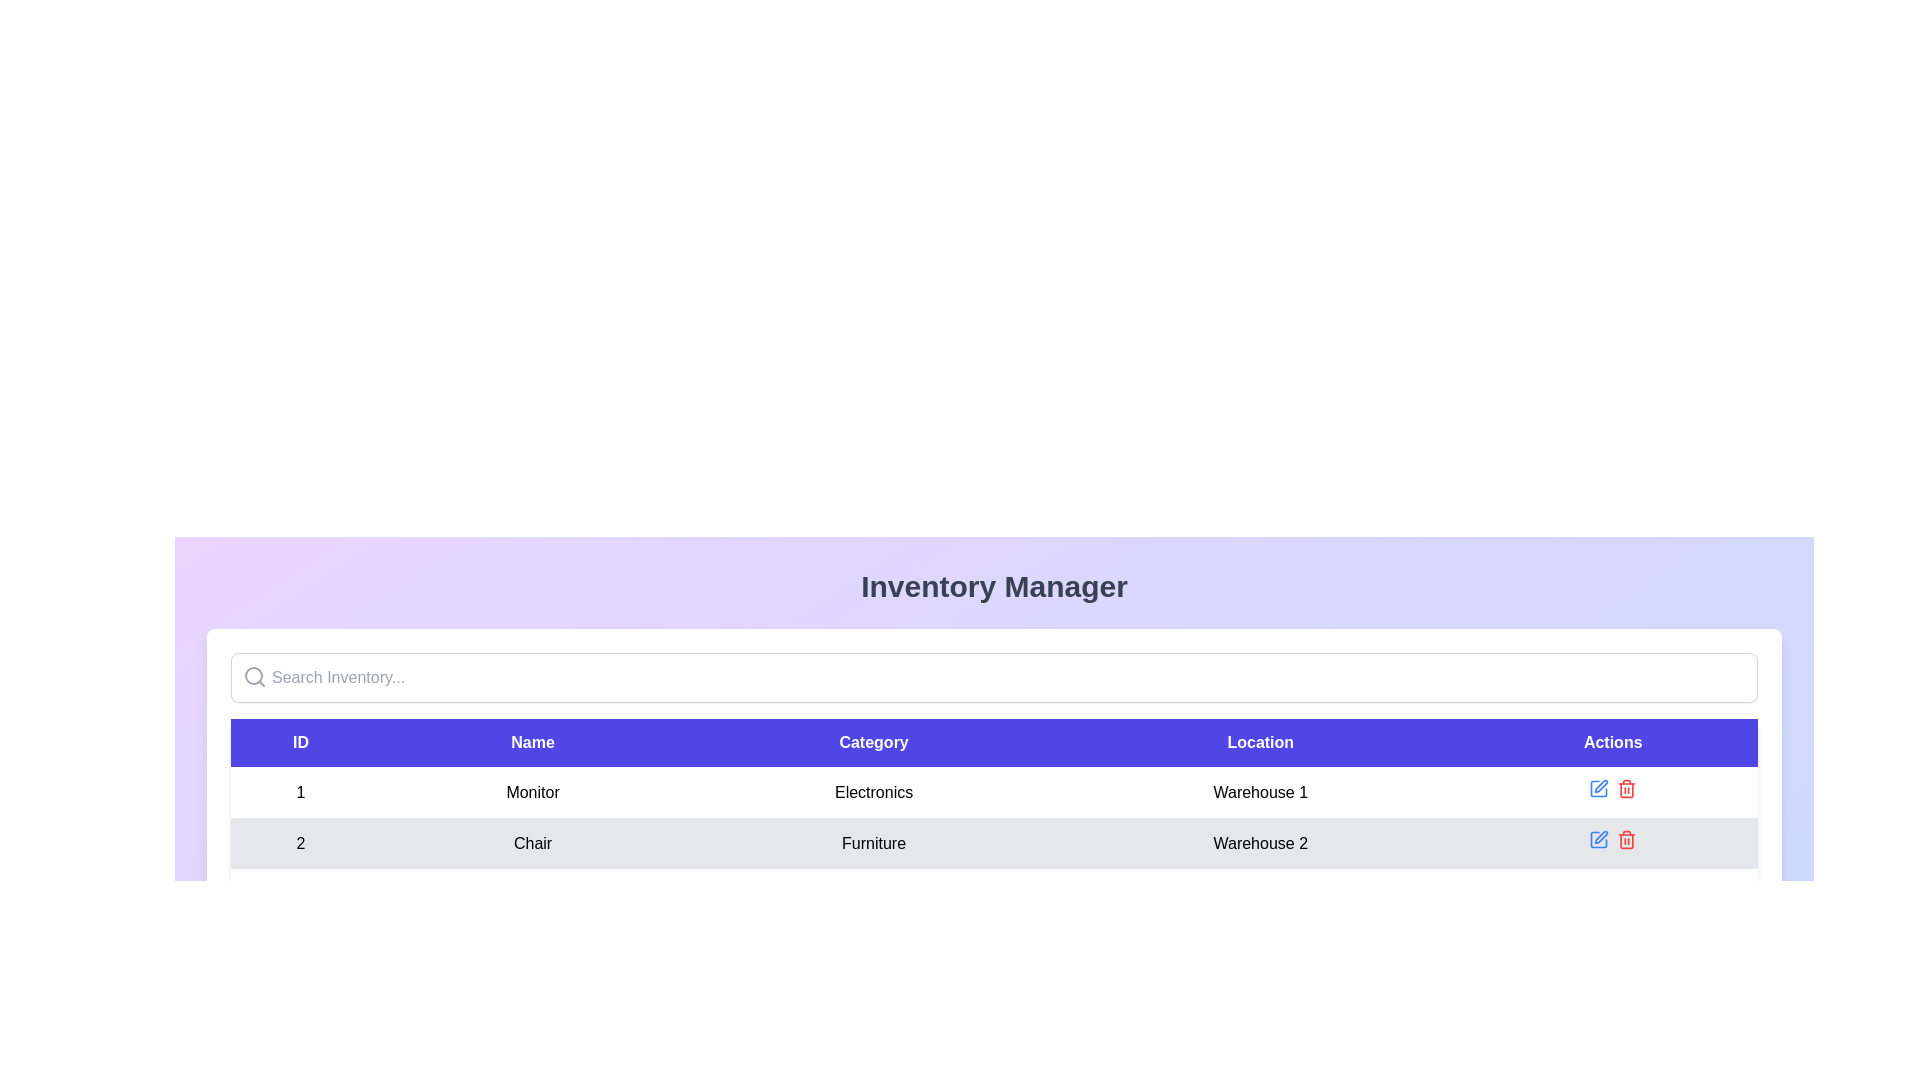 The image size is (1920, 1080). What do you see at coordinates (1613, 743) in the screenshot?
I see `the text label displaying 'Actions' in white on a blue background, positioned at the far-right of the header row` at bounding box center [1613, 743].